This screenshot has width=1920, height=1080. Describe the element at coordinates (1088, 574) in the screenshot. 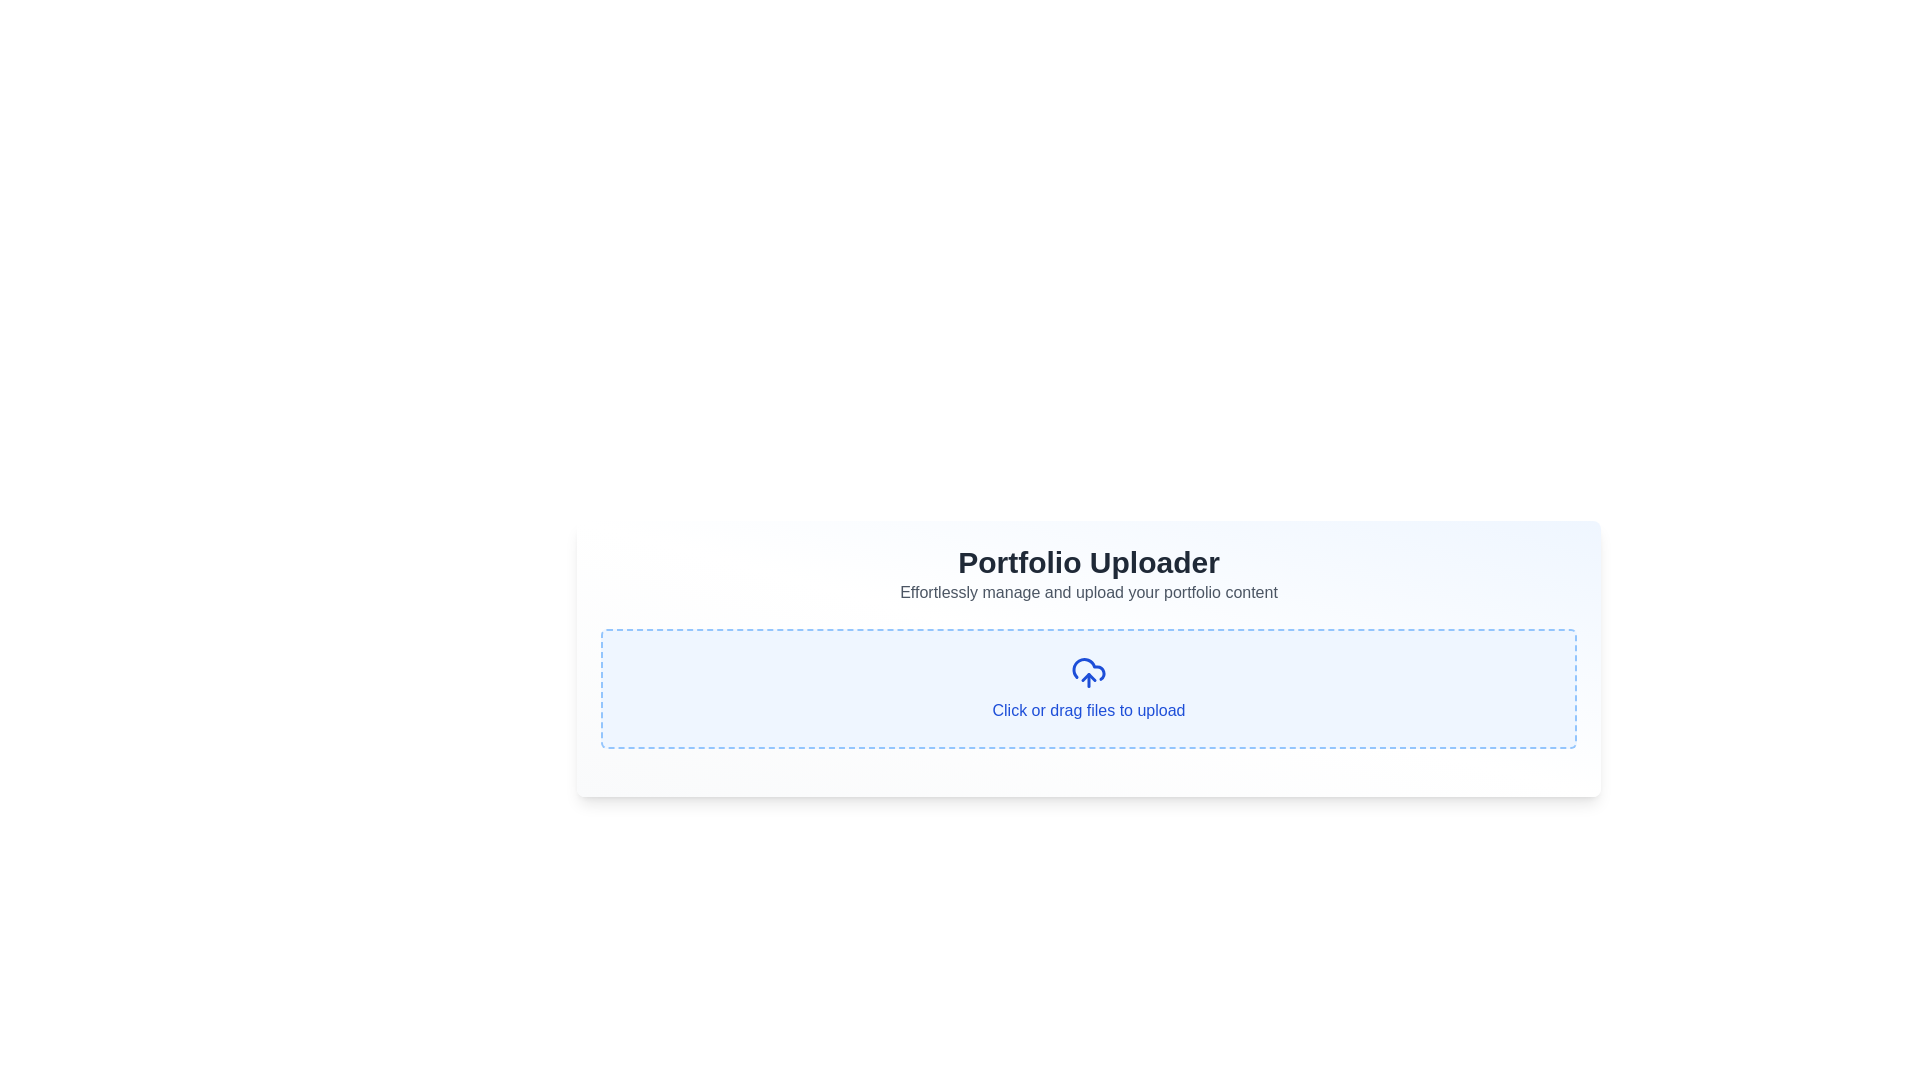

I see `the text block that serves as a descriptive header and subheader for the portfolio content upload section` at that location.